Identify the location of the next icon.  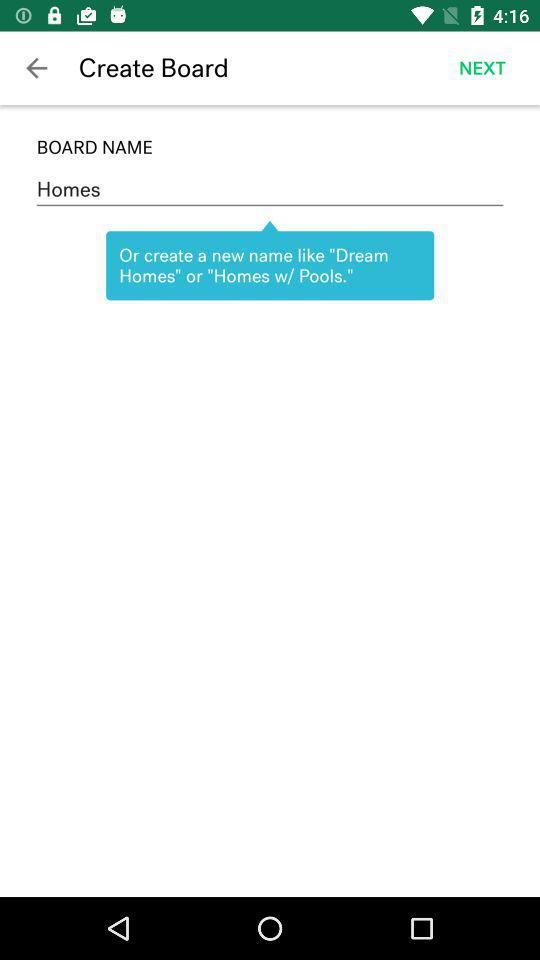
(481, 68).